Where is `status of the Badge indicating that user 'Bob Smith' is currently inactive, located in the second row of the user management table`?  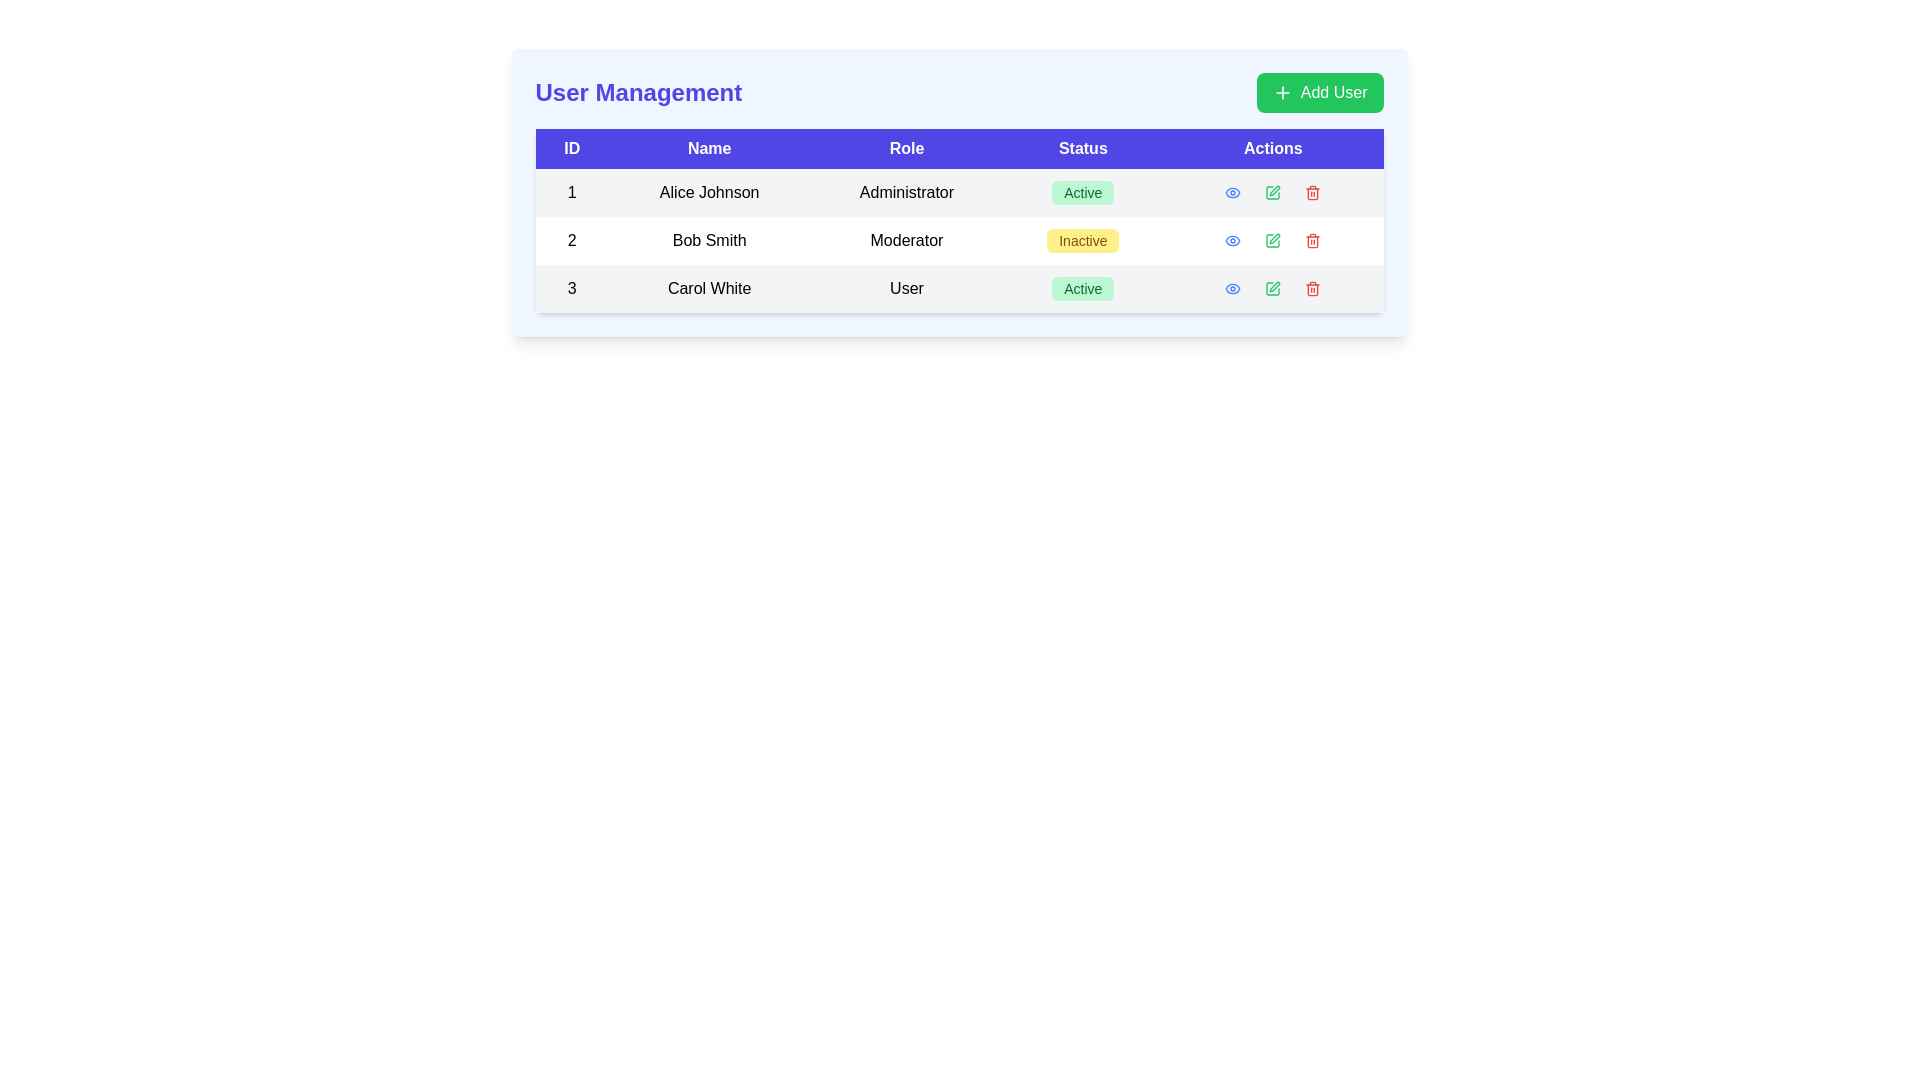
status of the Badge indicating that user 'Bob Smith' is currently inactive, located in the second row of the user management table is located at coordinates (1082, 239).